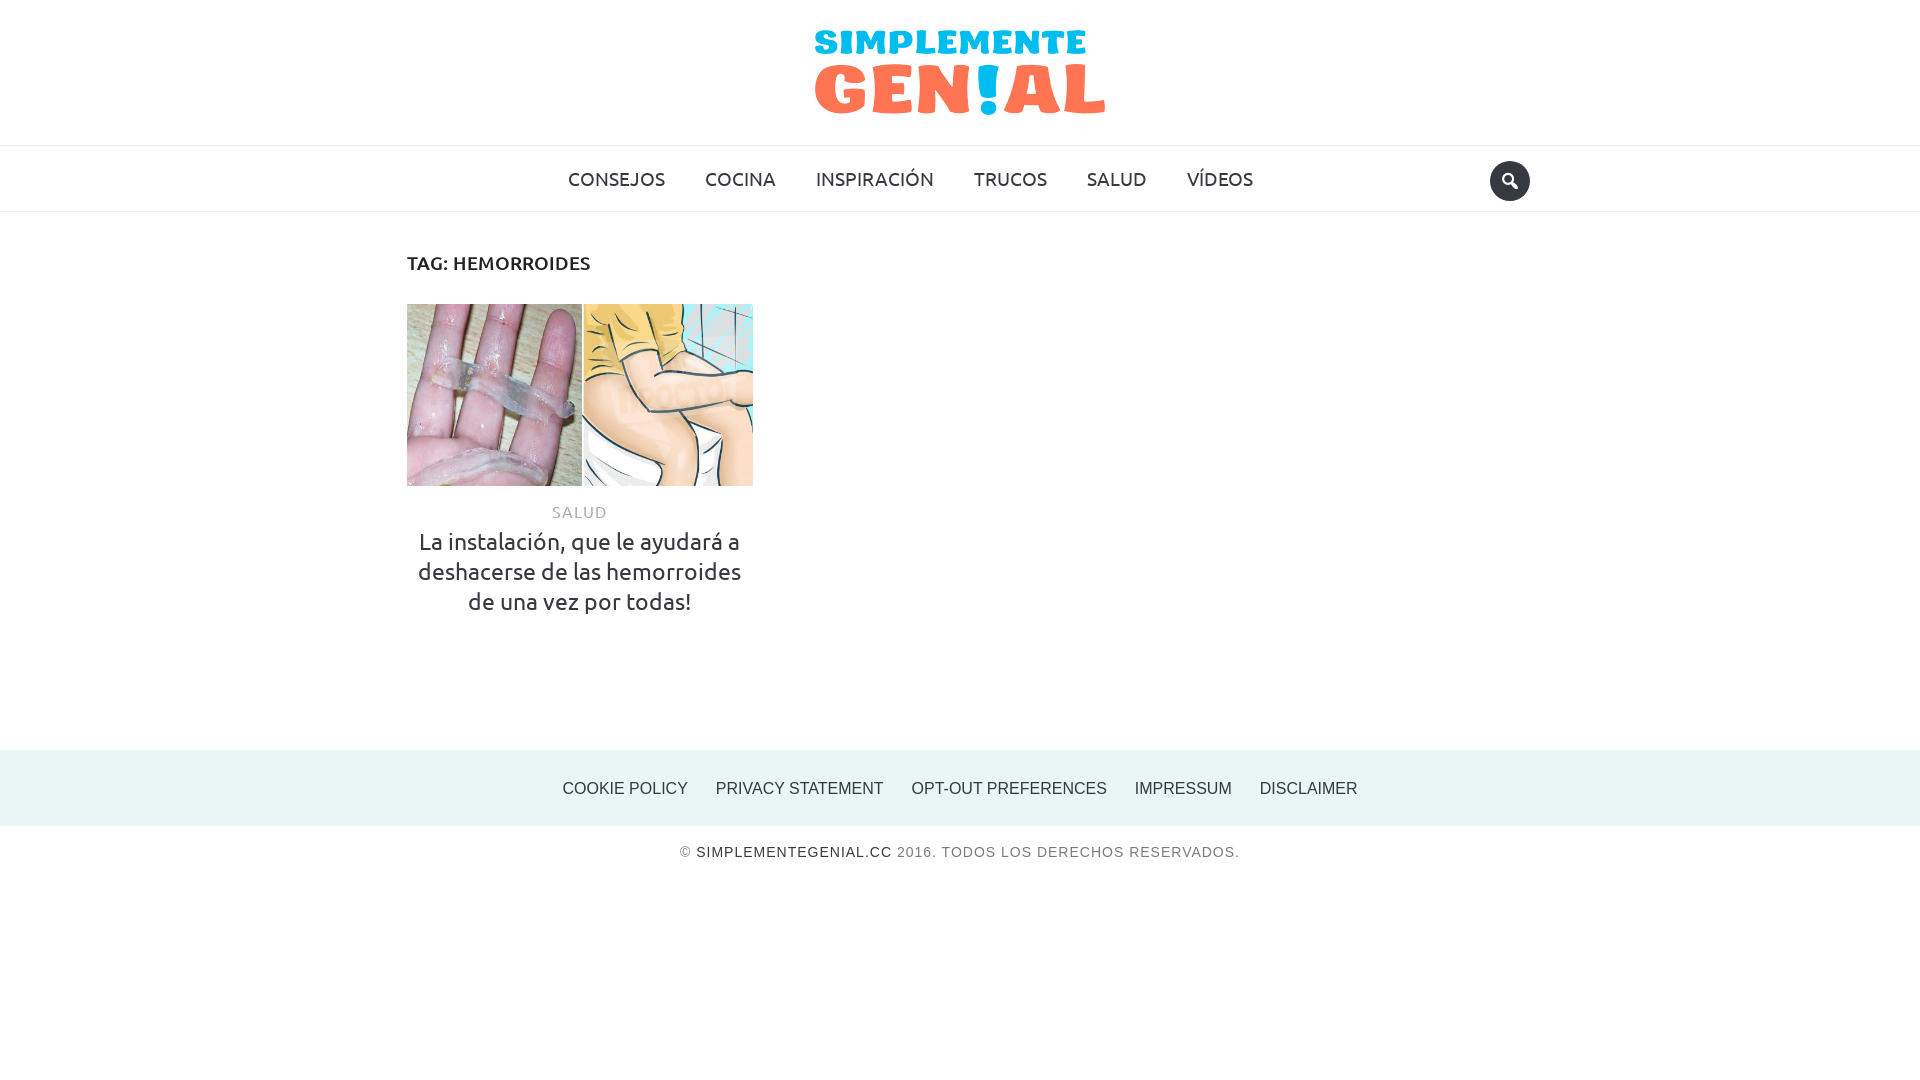 This screenshot has width=1920, height=1080. Describe the element at coordinates (792, 852) in the screenshot. I see `'SIMPLEMENTEGENIAL.CC'` at that location.